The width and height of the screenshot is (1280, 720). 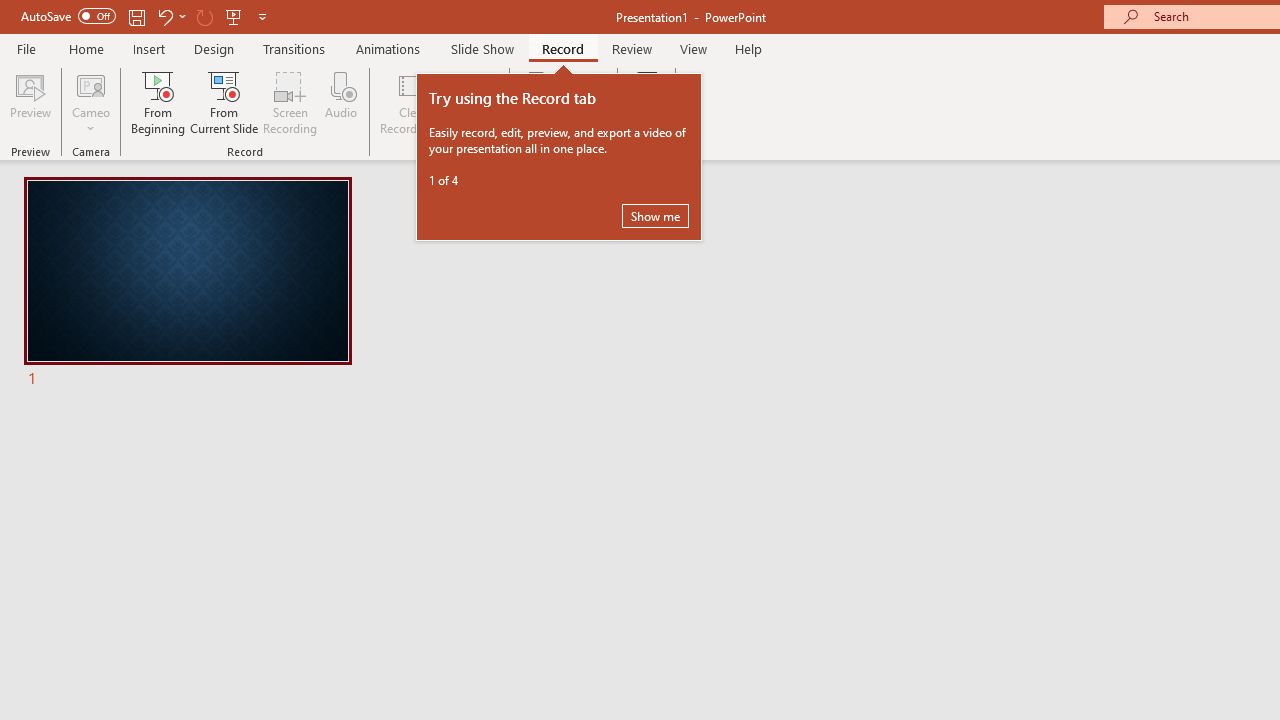 What do you see at coordinates (411, 103) in the screenshot?
I see `'Clear Recording'` at bounding box center [411, 103].